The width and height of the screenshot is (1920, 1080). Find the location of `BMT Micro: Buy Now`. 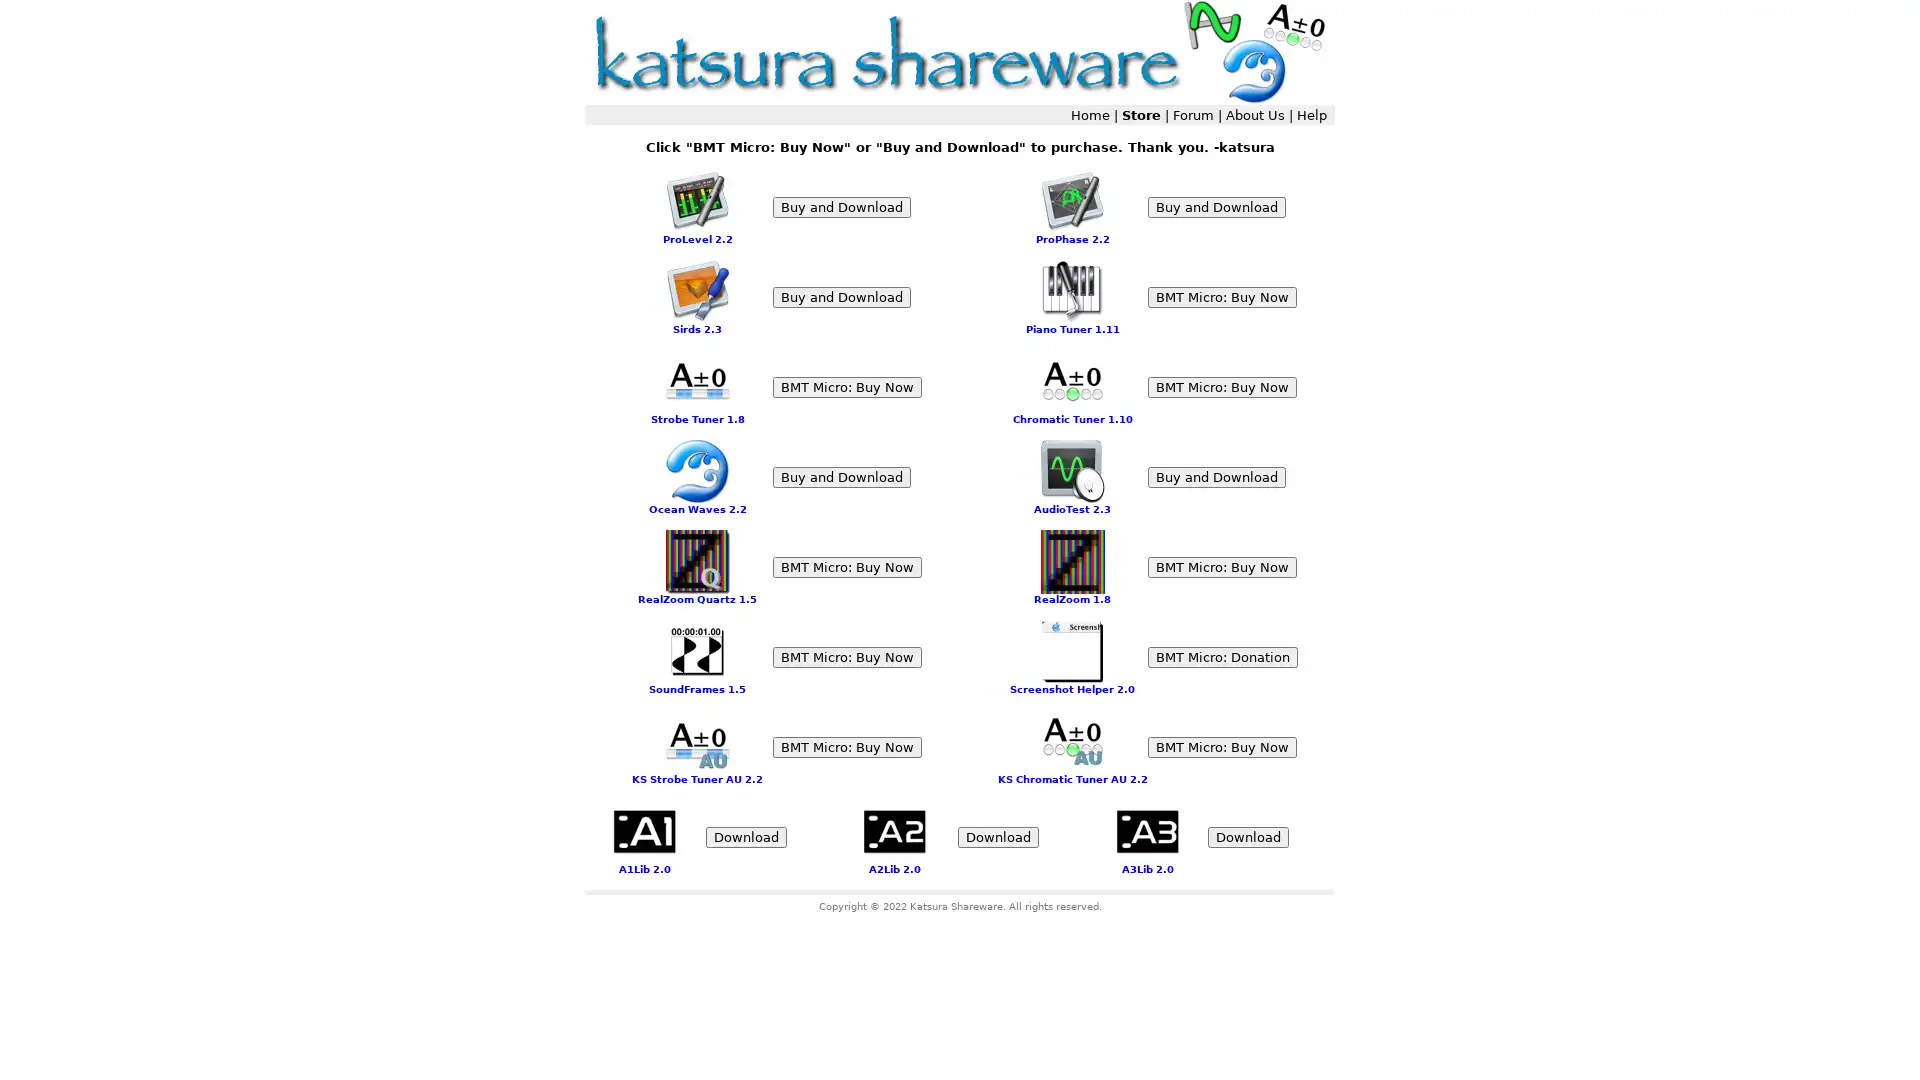

BMT Micro: Buy Now is located at coordinates (1220, 747).